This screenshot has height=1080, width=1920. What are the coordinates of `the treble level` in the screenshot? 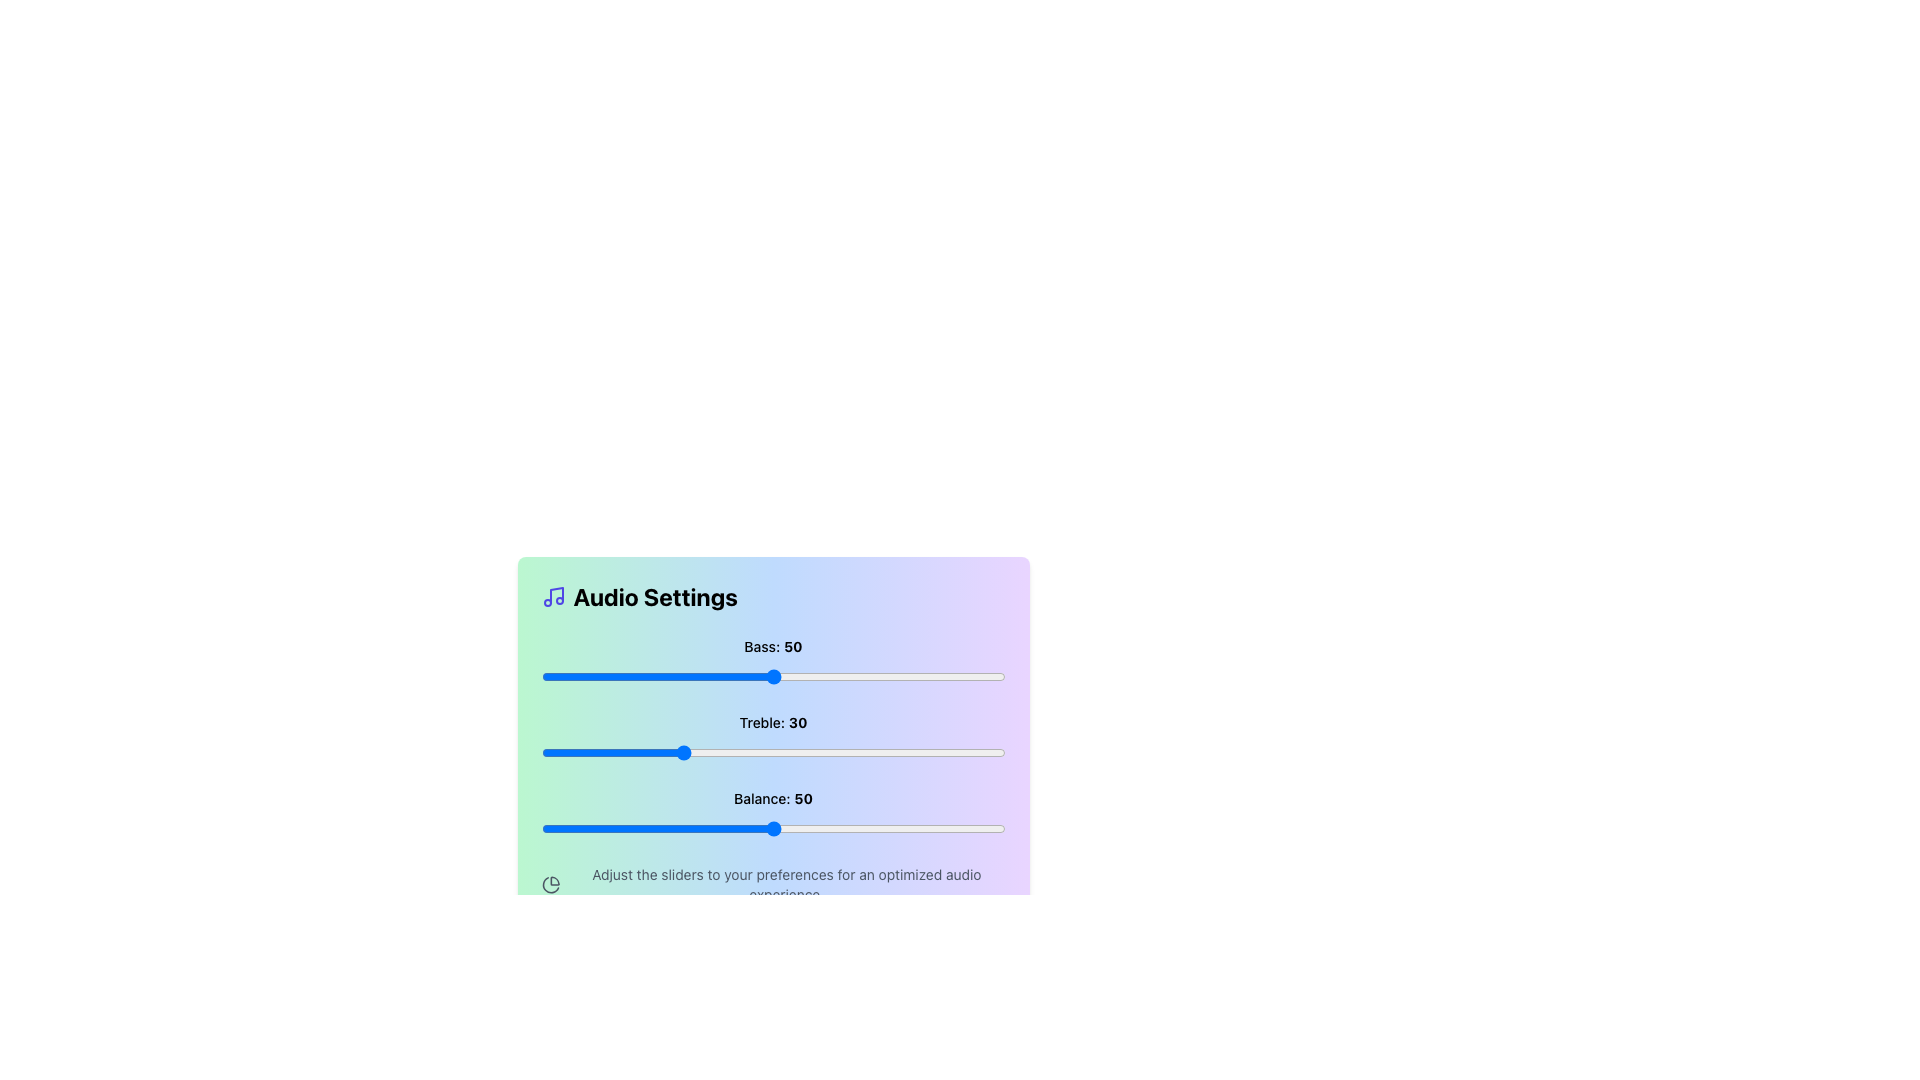 It's located at (772, 752).